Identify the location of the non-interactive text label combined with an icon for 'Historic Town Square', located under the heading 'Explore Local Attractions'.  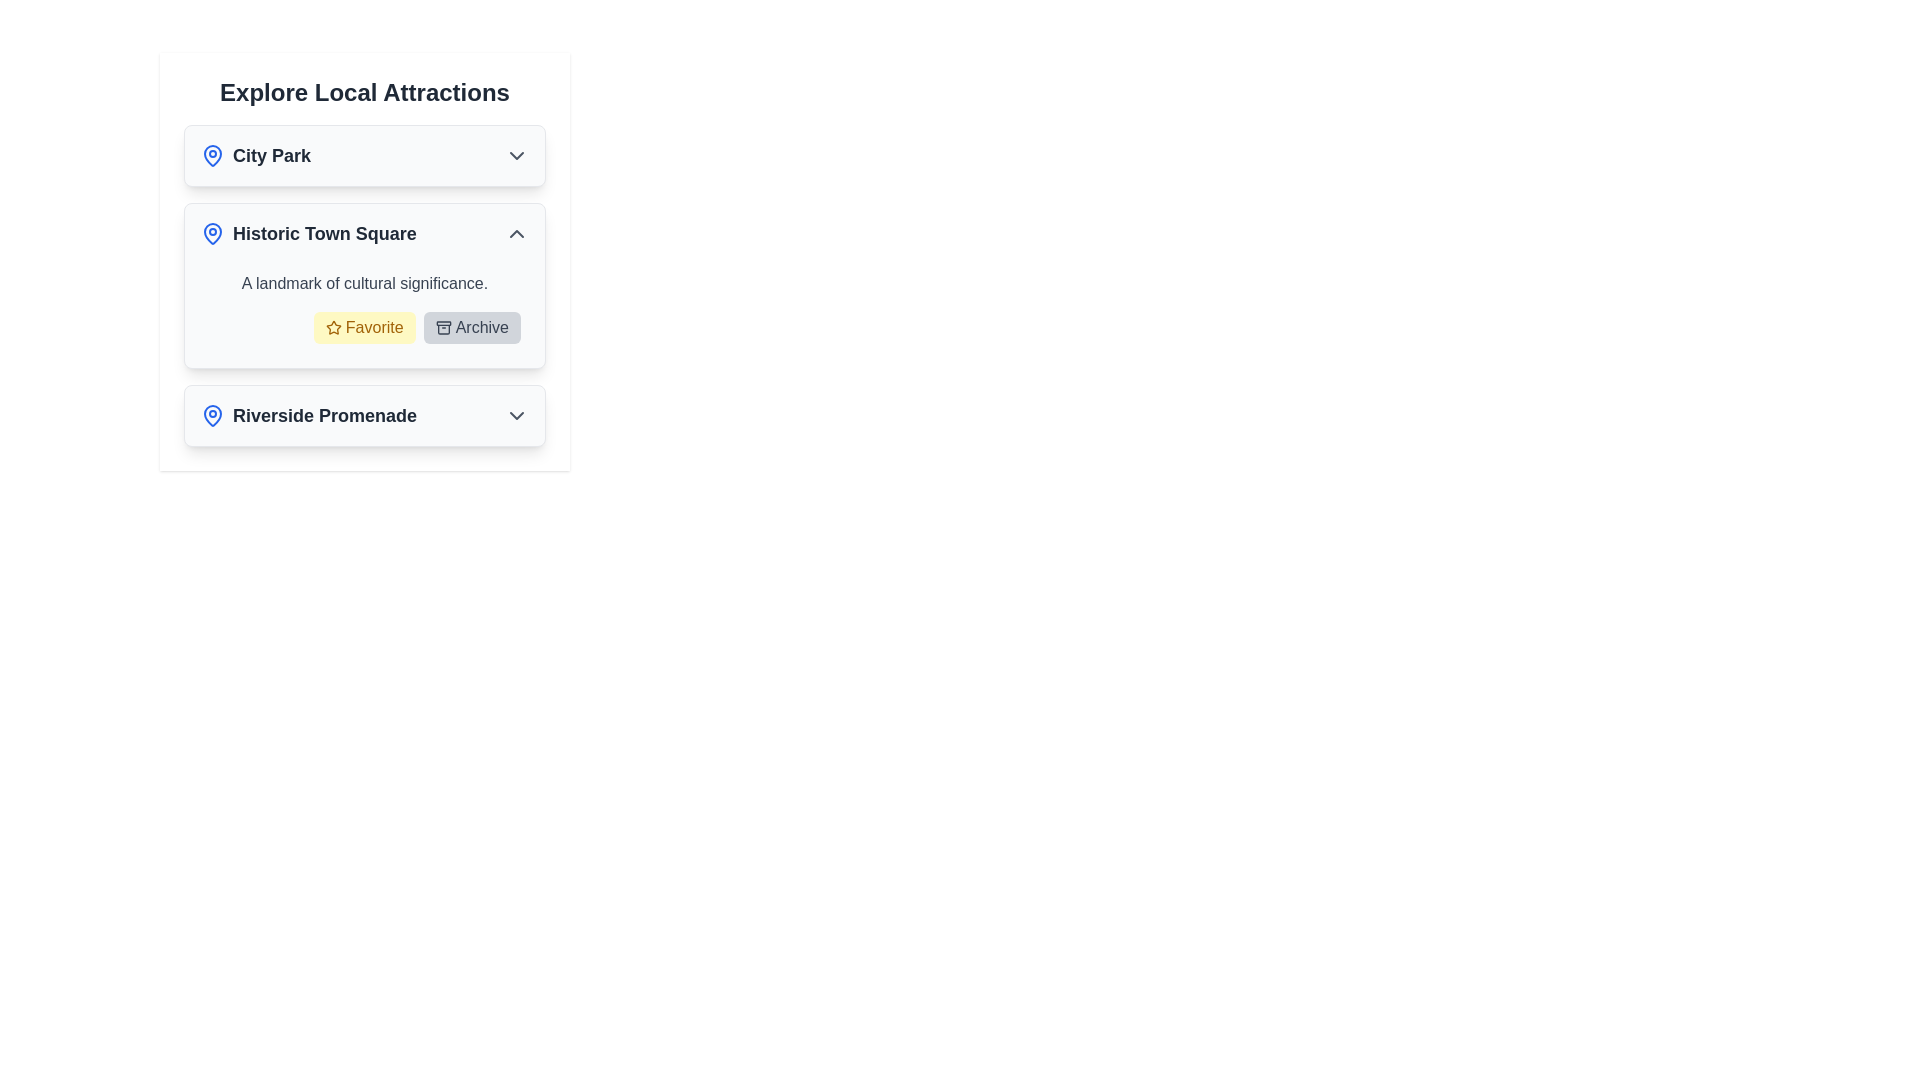
(307, 233).